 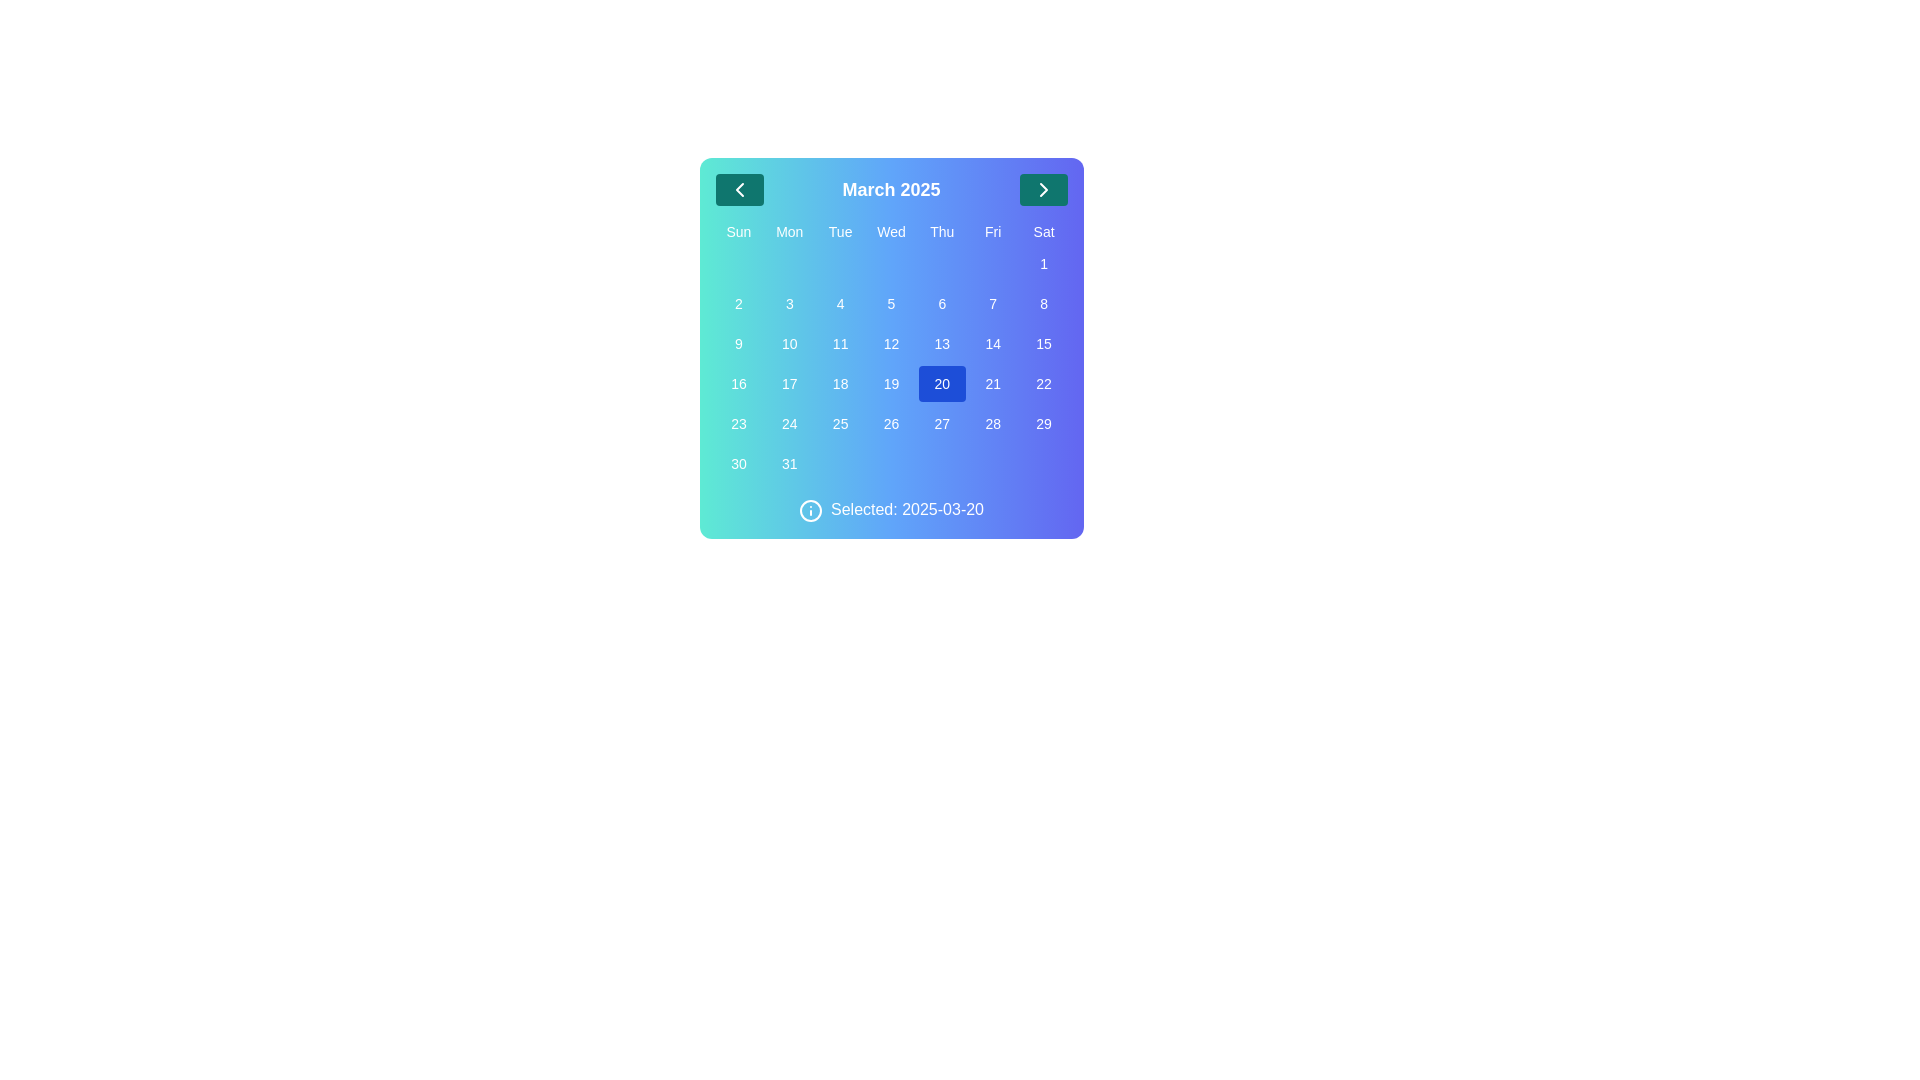 What do you see at coordinates (1043, 304) in the screenshot?
I see `the rounded rectangular button labeled '8' in the calendar grid under the 'Sat' column` at bounding box center [1043, 304].